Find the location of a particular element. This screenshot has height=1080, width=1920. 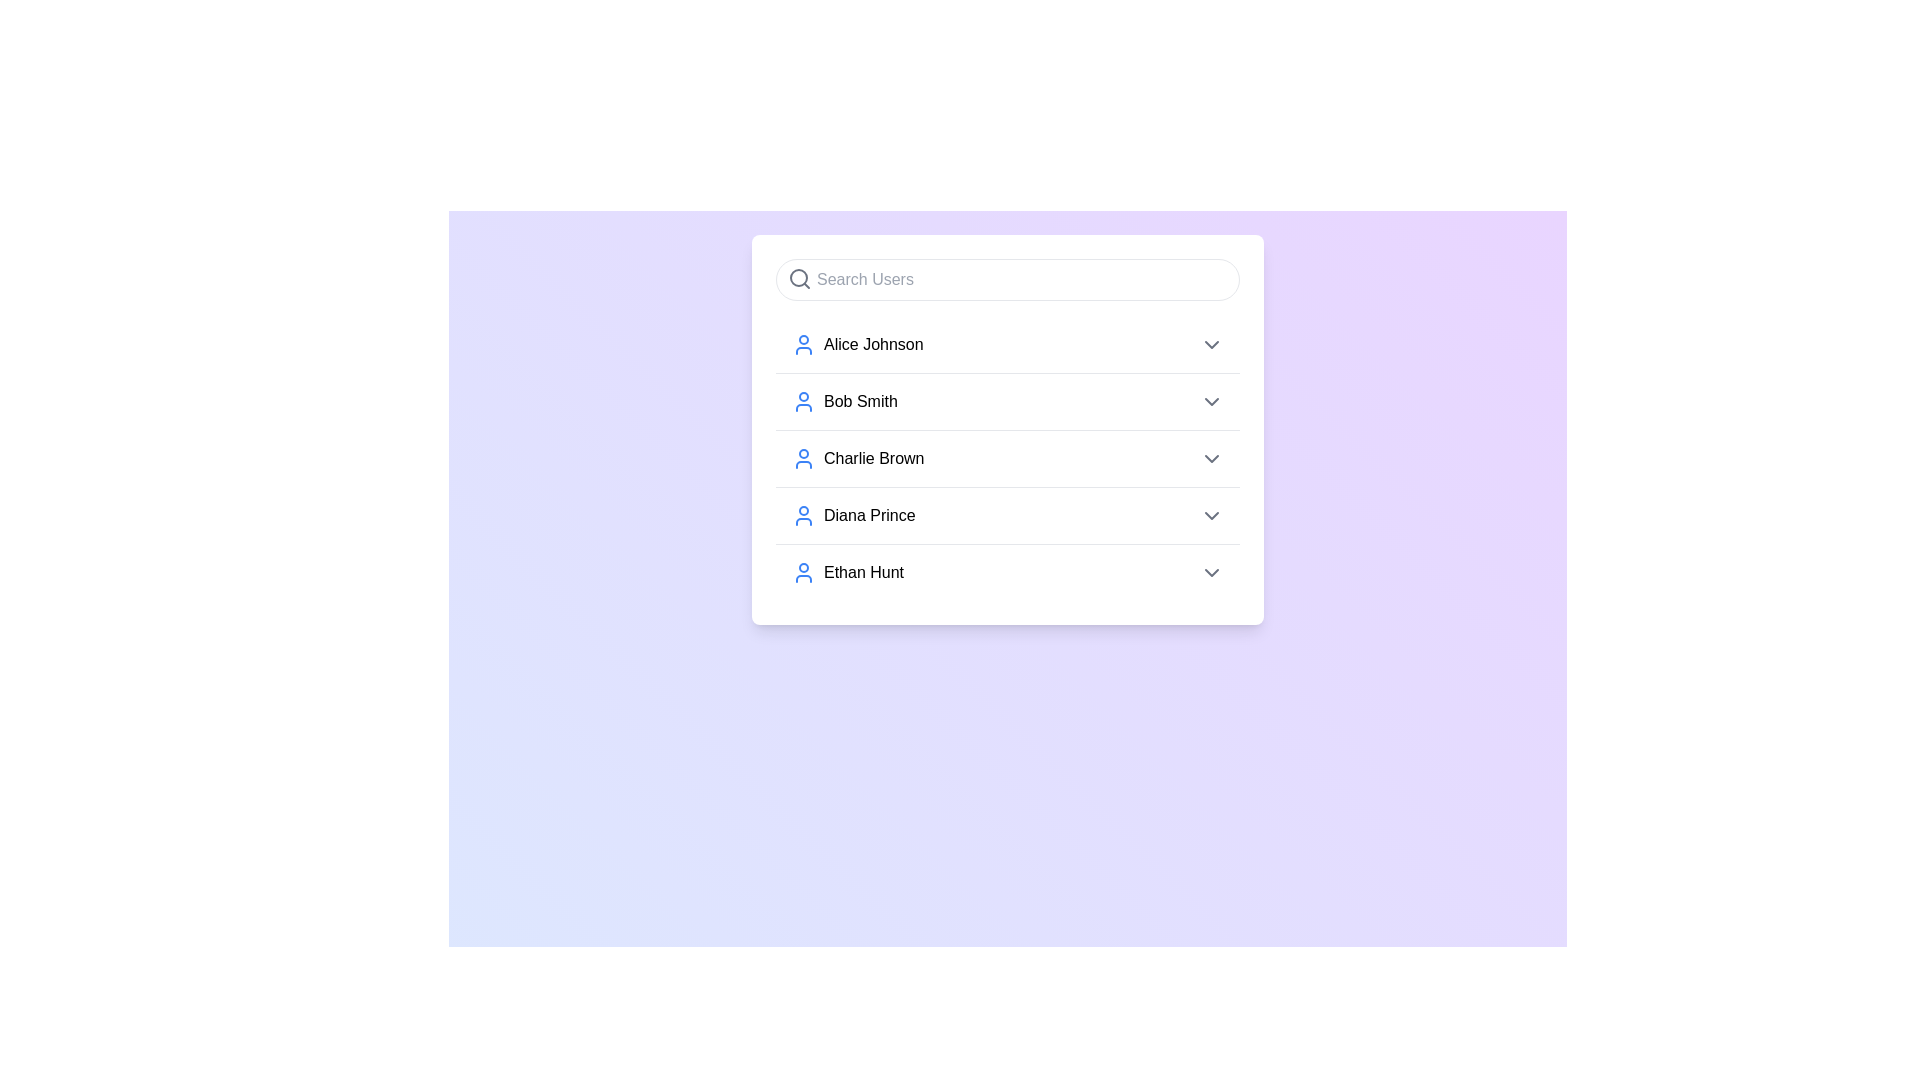

the down-pointing chevron icon, which indicates a dropdown action, located in the far right of the row labeled 'Charlie Brown' in the third position of the user rows is located at coordinates (1210, 459).